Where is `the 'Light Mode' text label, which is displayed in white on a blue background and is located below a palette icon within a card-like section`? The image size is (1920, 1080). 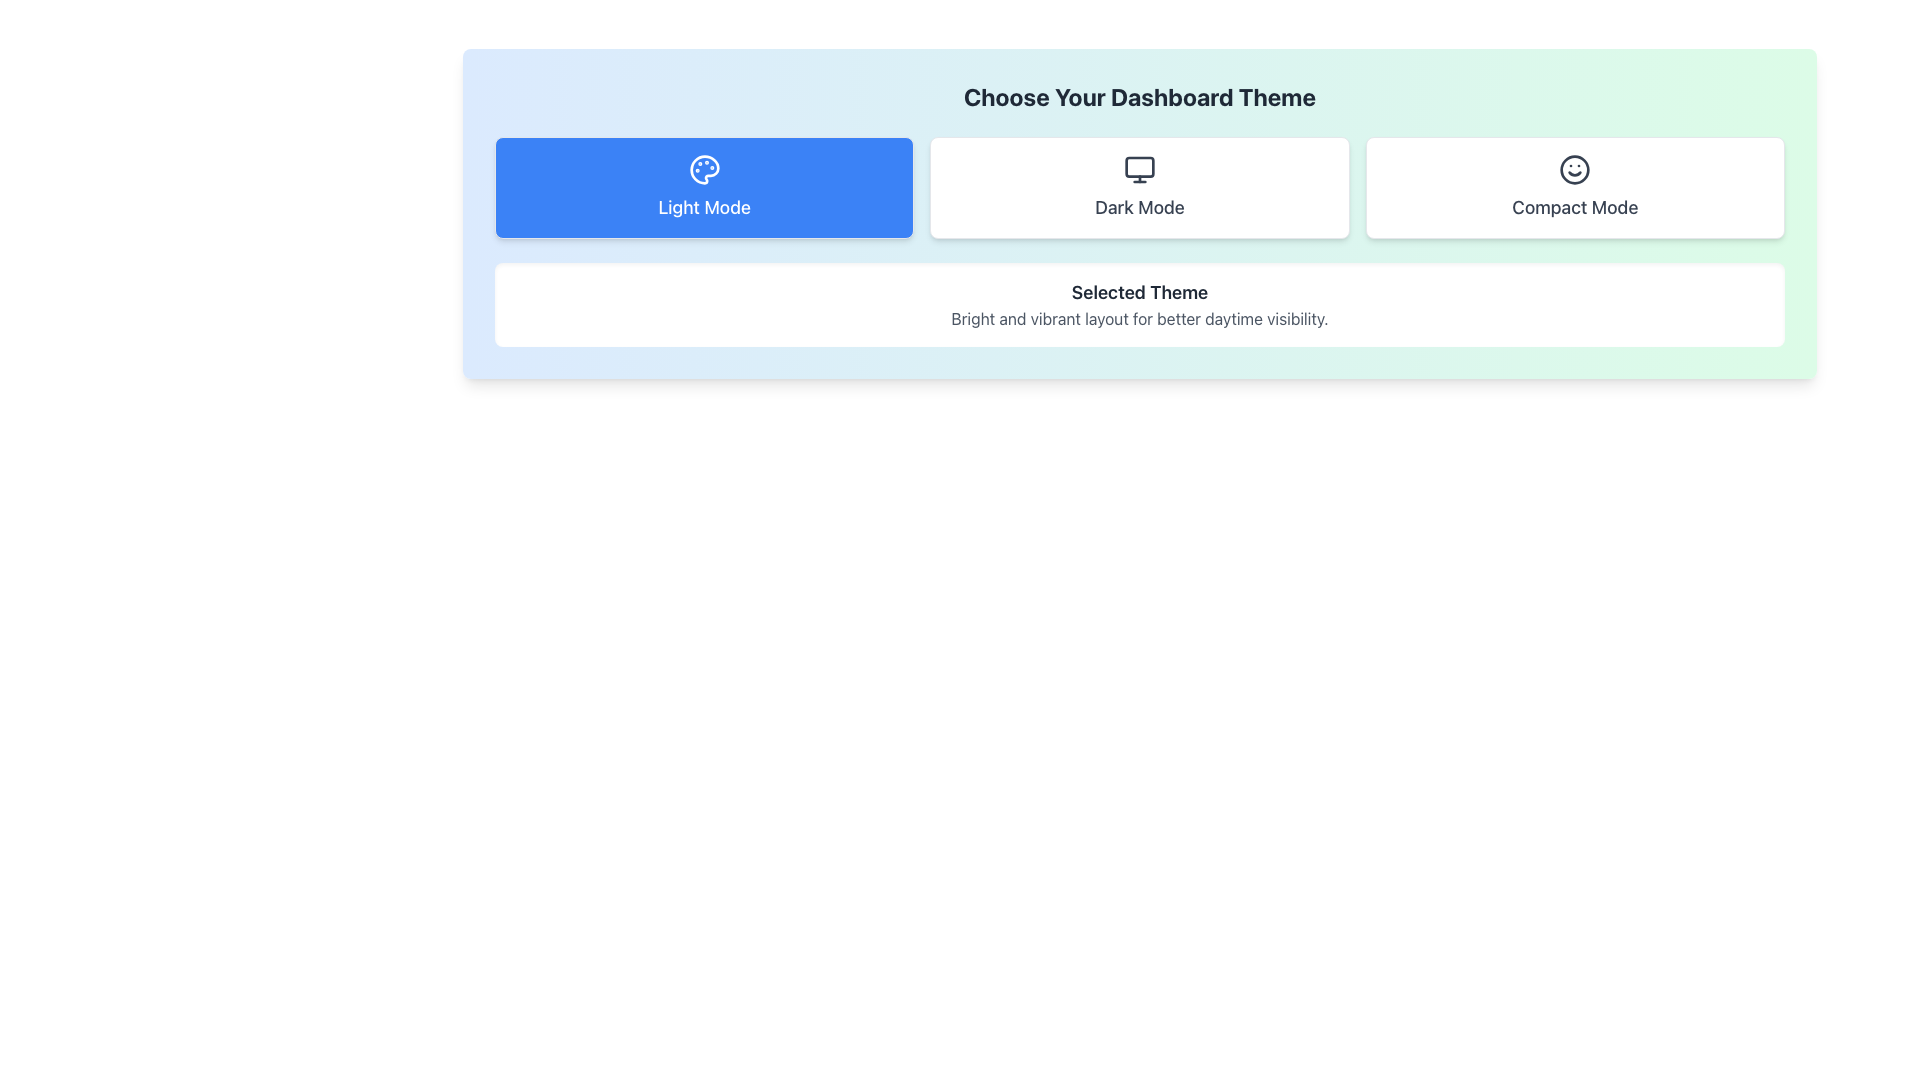 the 'Light Mode' text label, which is displayed in white on a blue background and is located below a palette icon within a card-like section is located at coordinates (704, 208).